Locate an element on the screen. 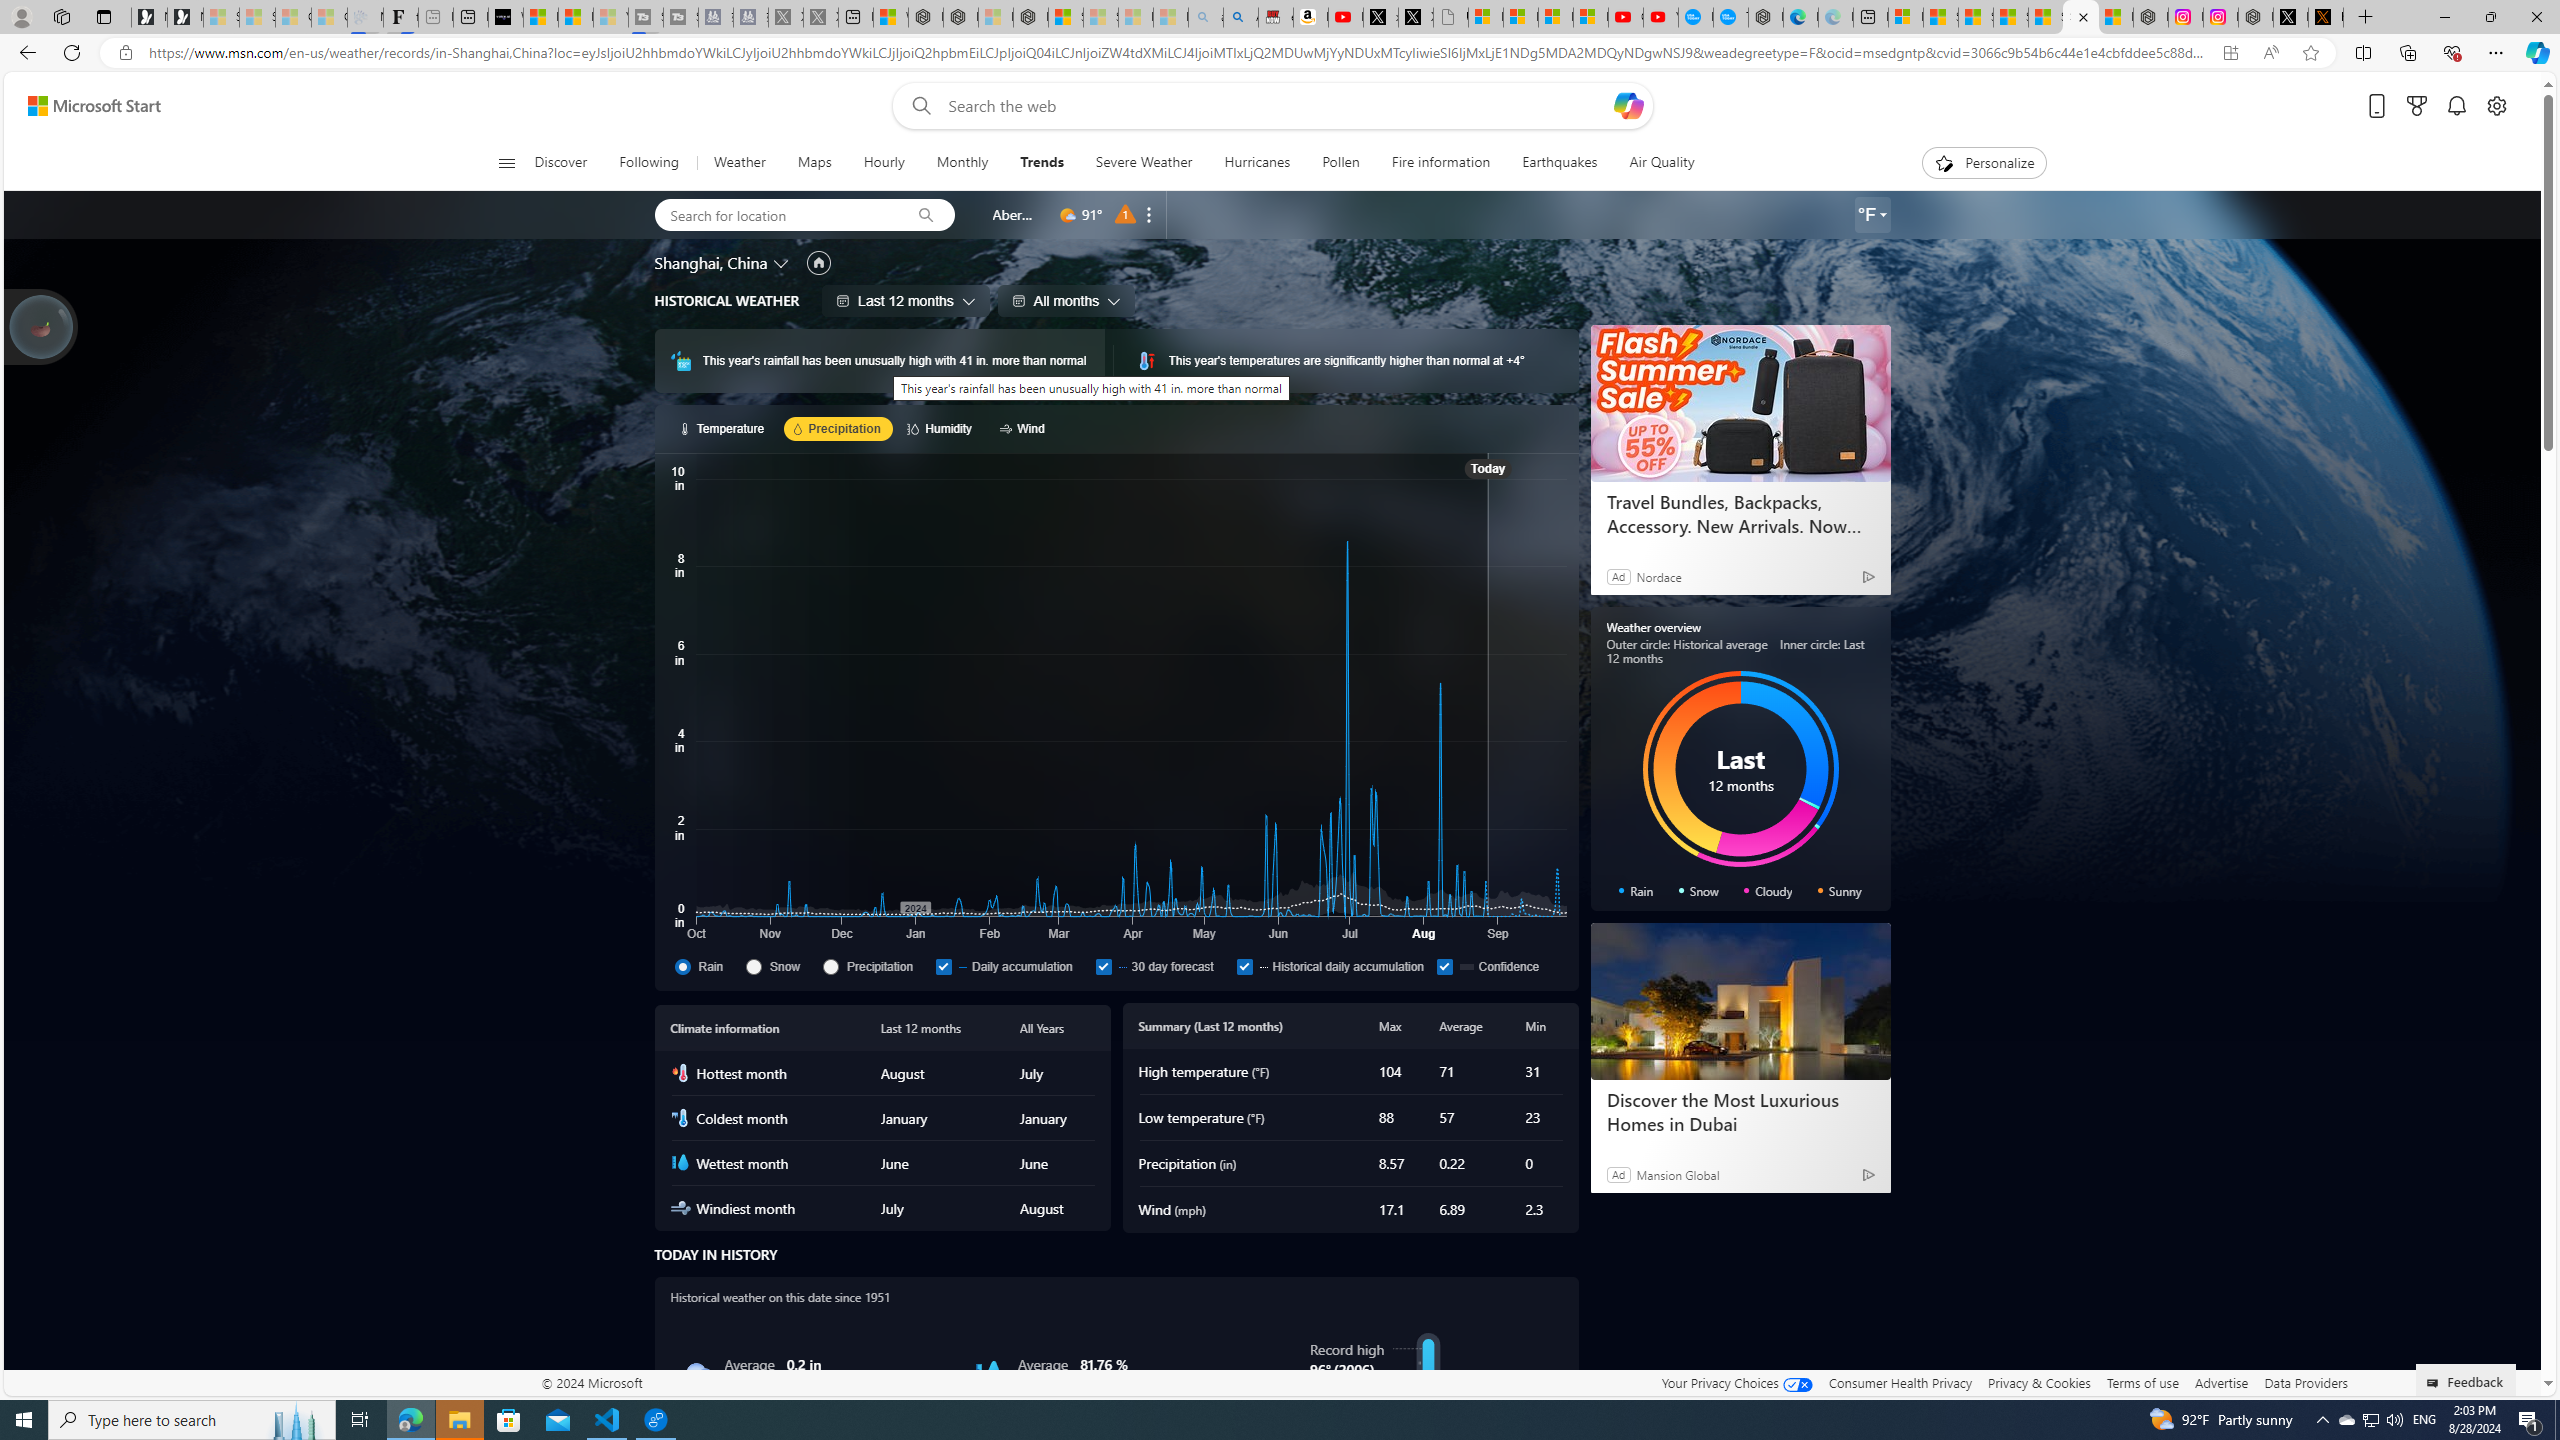 Image resolution: width=2560 pixels, height=1440 pixels. 'Discover the Most Luxurious Homes in Dubai' is located at coordinates (1740, 1000).